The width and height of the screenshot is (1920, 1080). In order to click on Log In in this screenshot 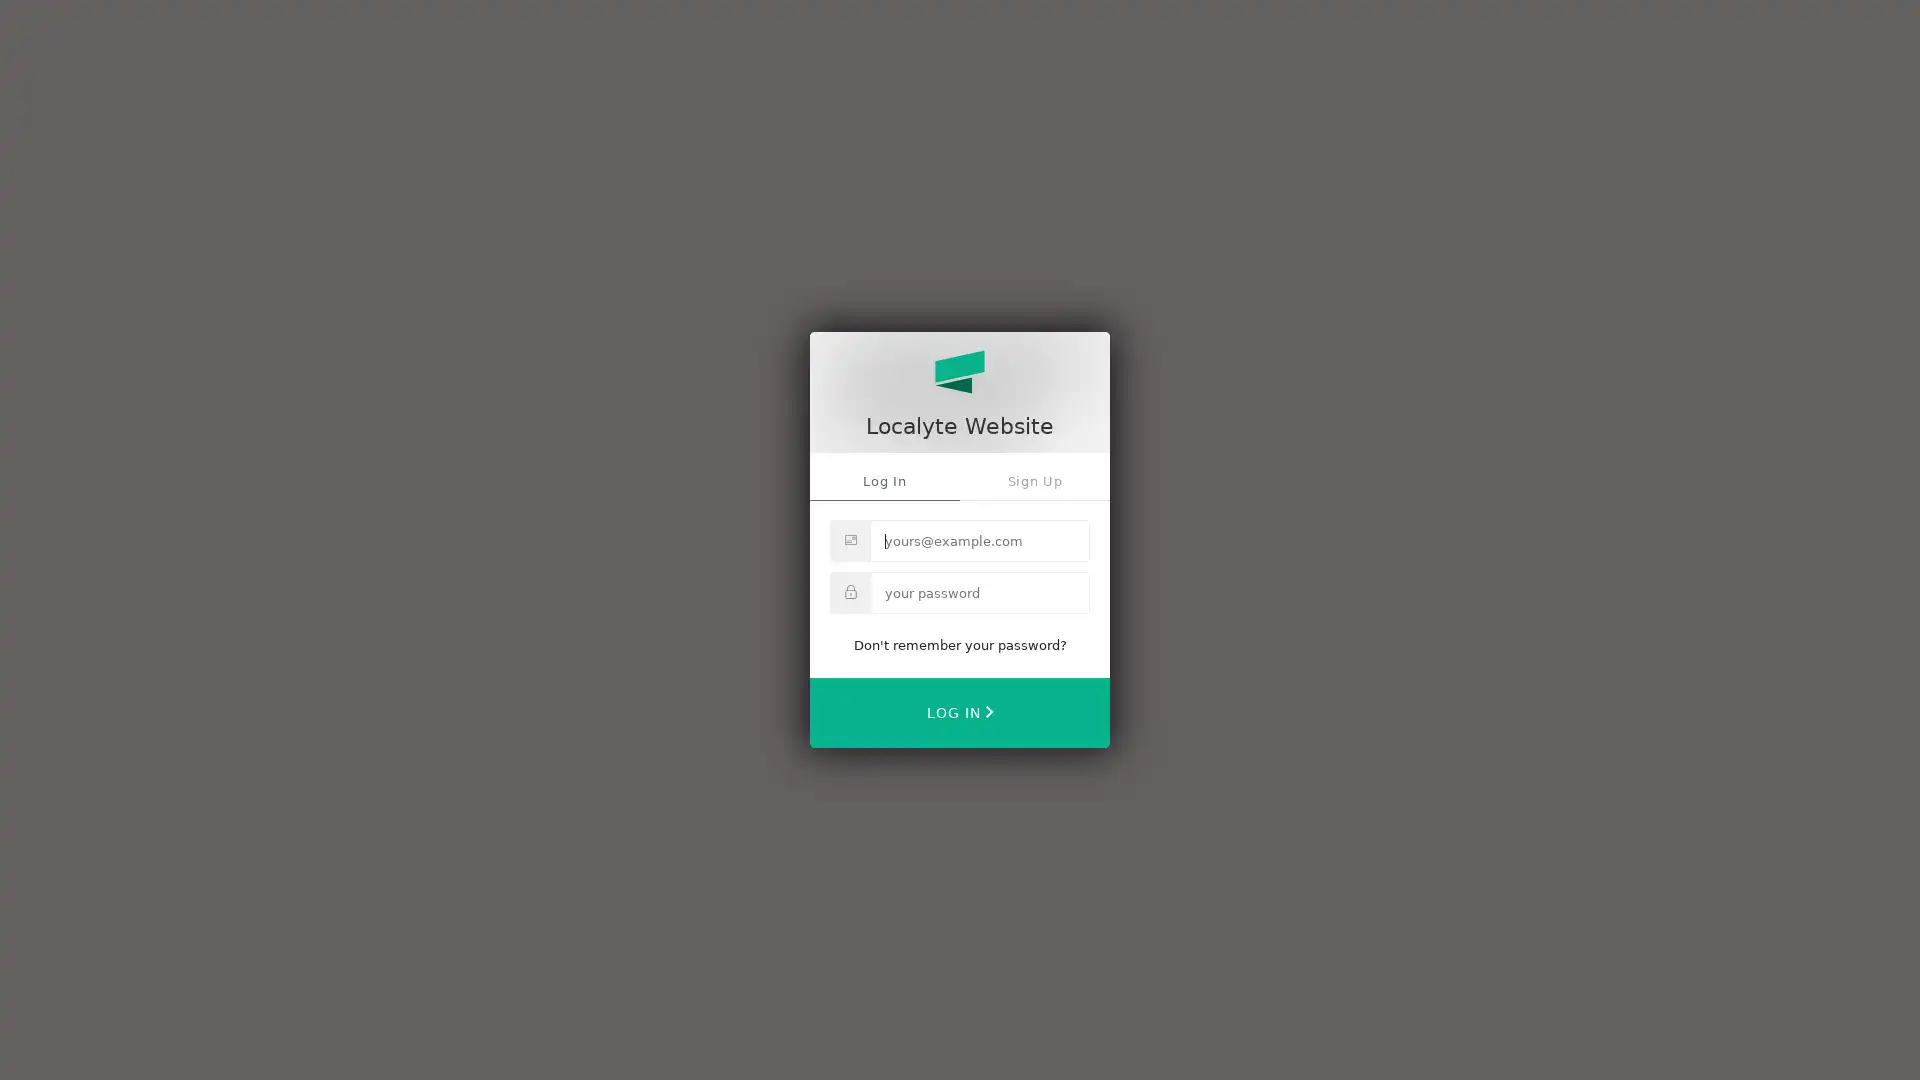, I will do `click(960, 711)`.